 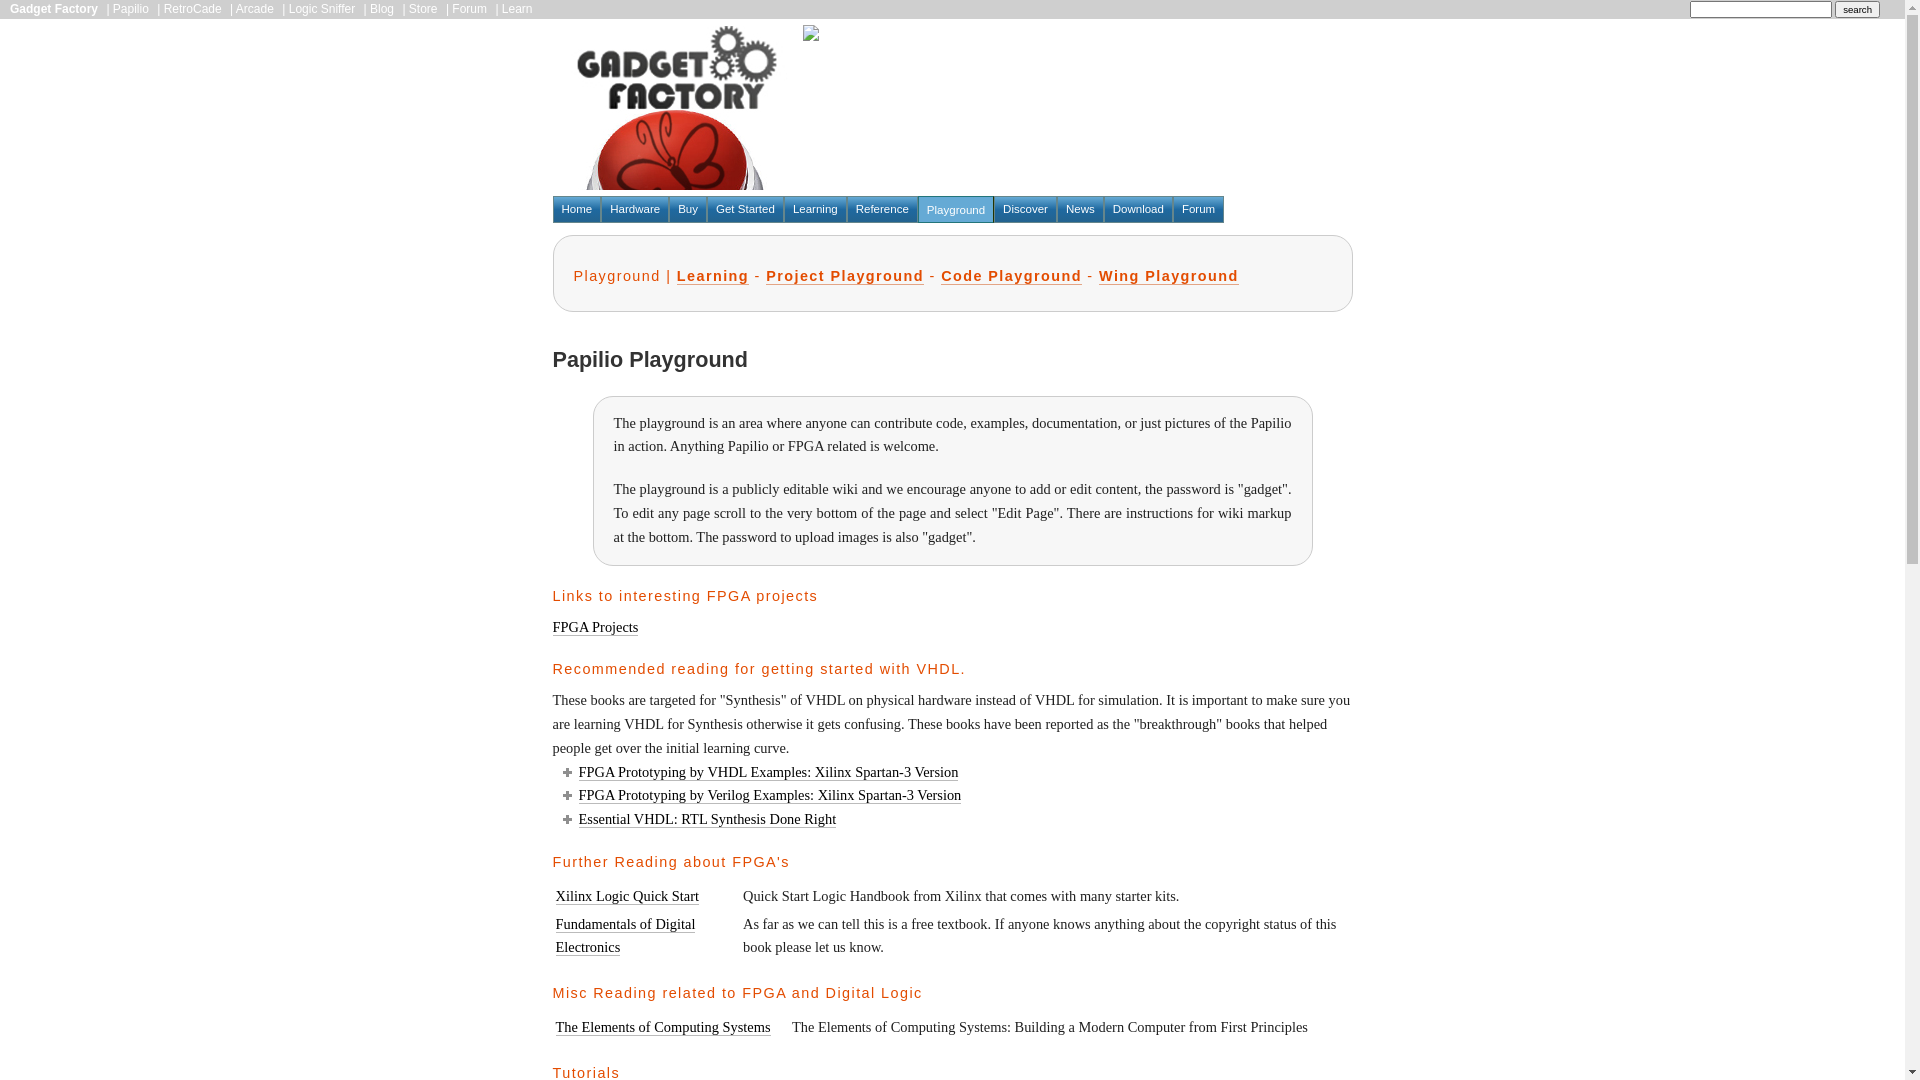 I want to click on 'Learn', so click(x=517, y=8).